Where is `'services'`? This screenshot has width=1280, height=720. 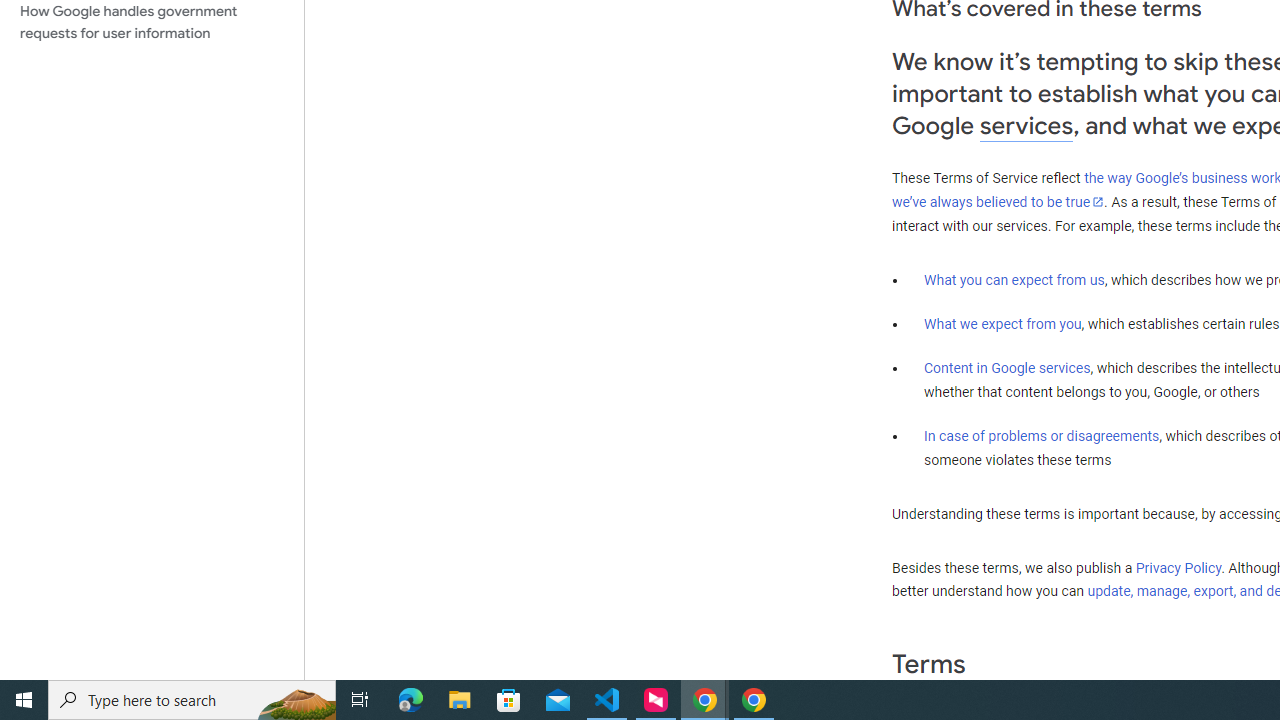
'services' is located at coordinates (1026, 125).